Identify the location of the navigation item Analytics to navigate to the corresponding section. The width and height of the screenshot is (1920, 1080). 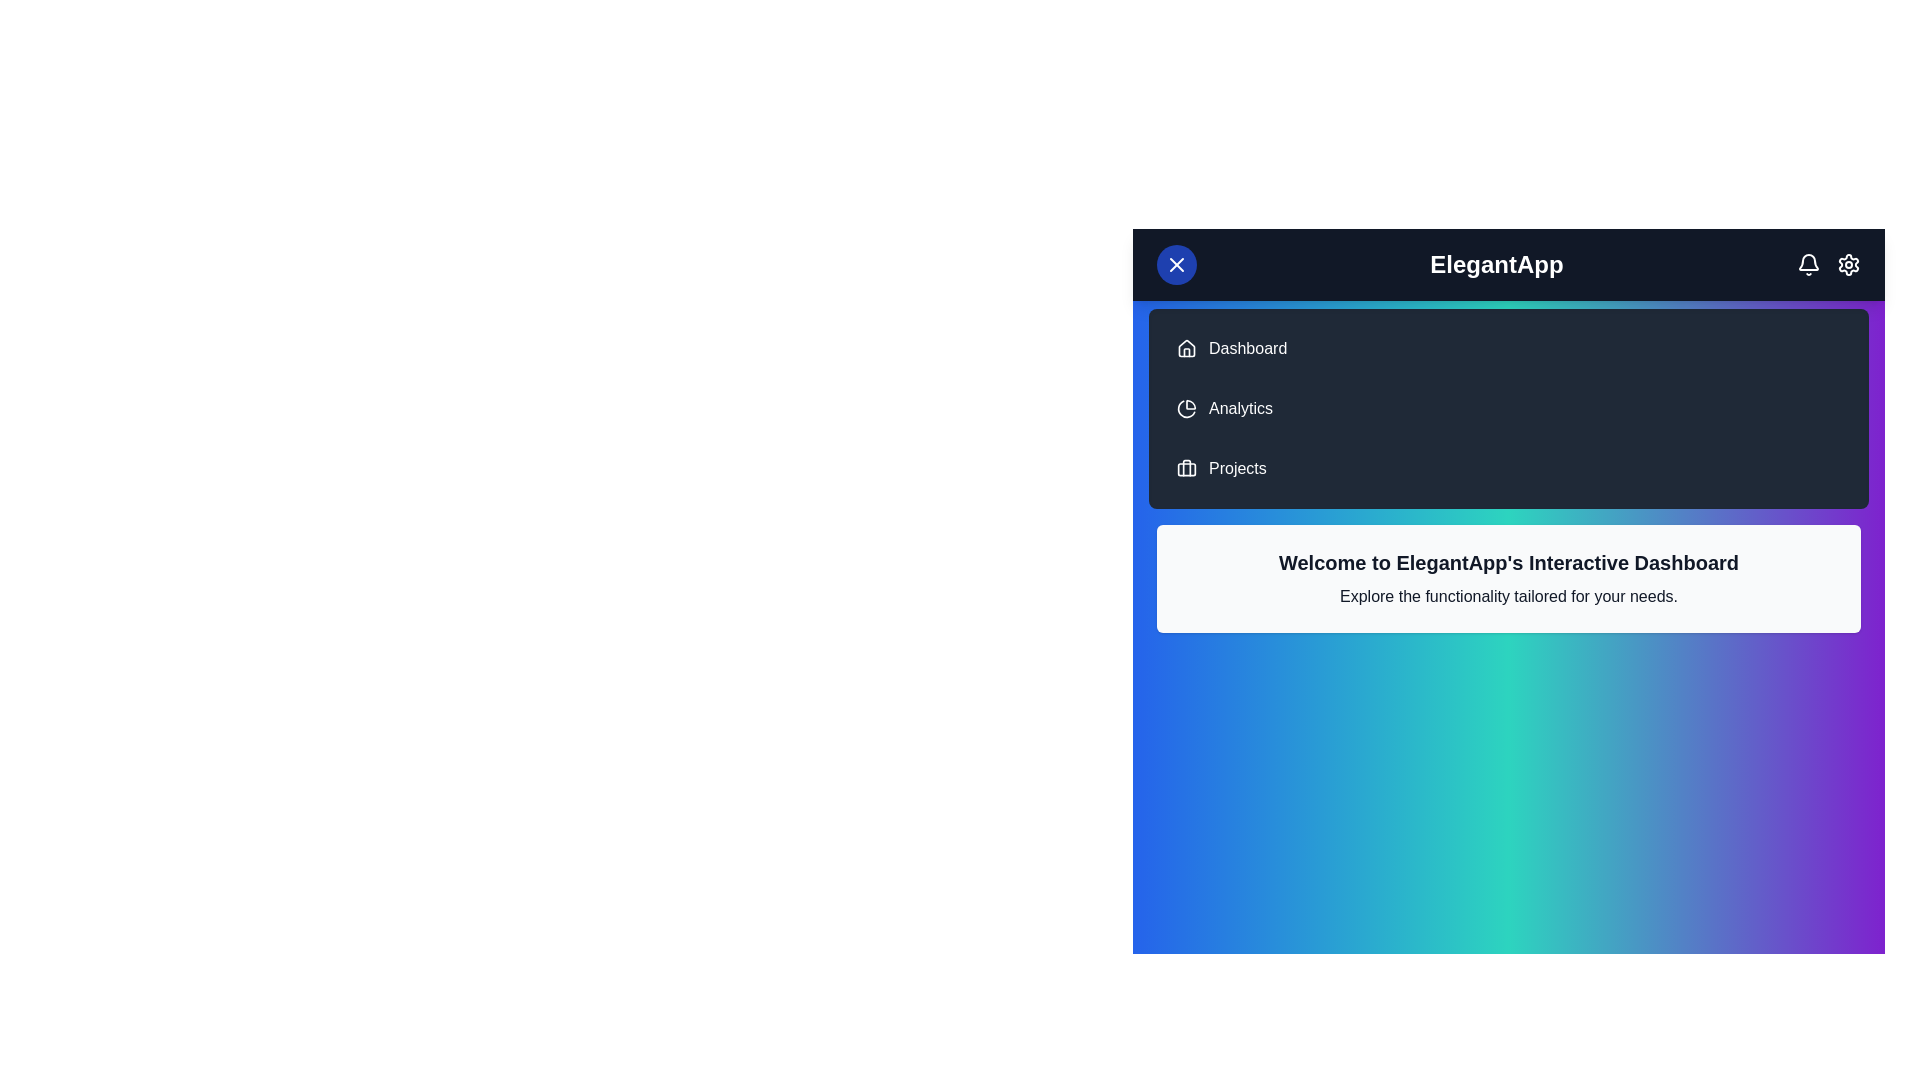
(1240, 407).